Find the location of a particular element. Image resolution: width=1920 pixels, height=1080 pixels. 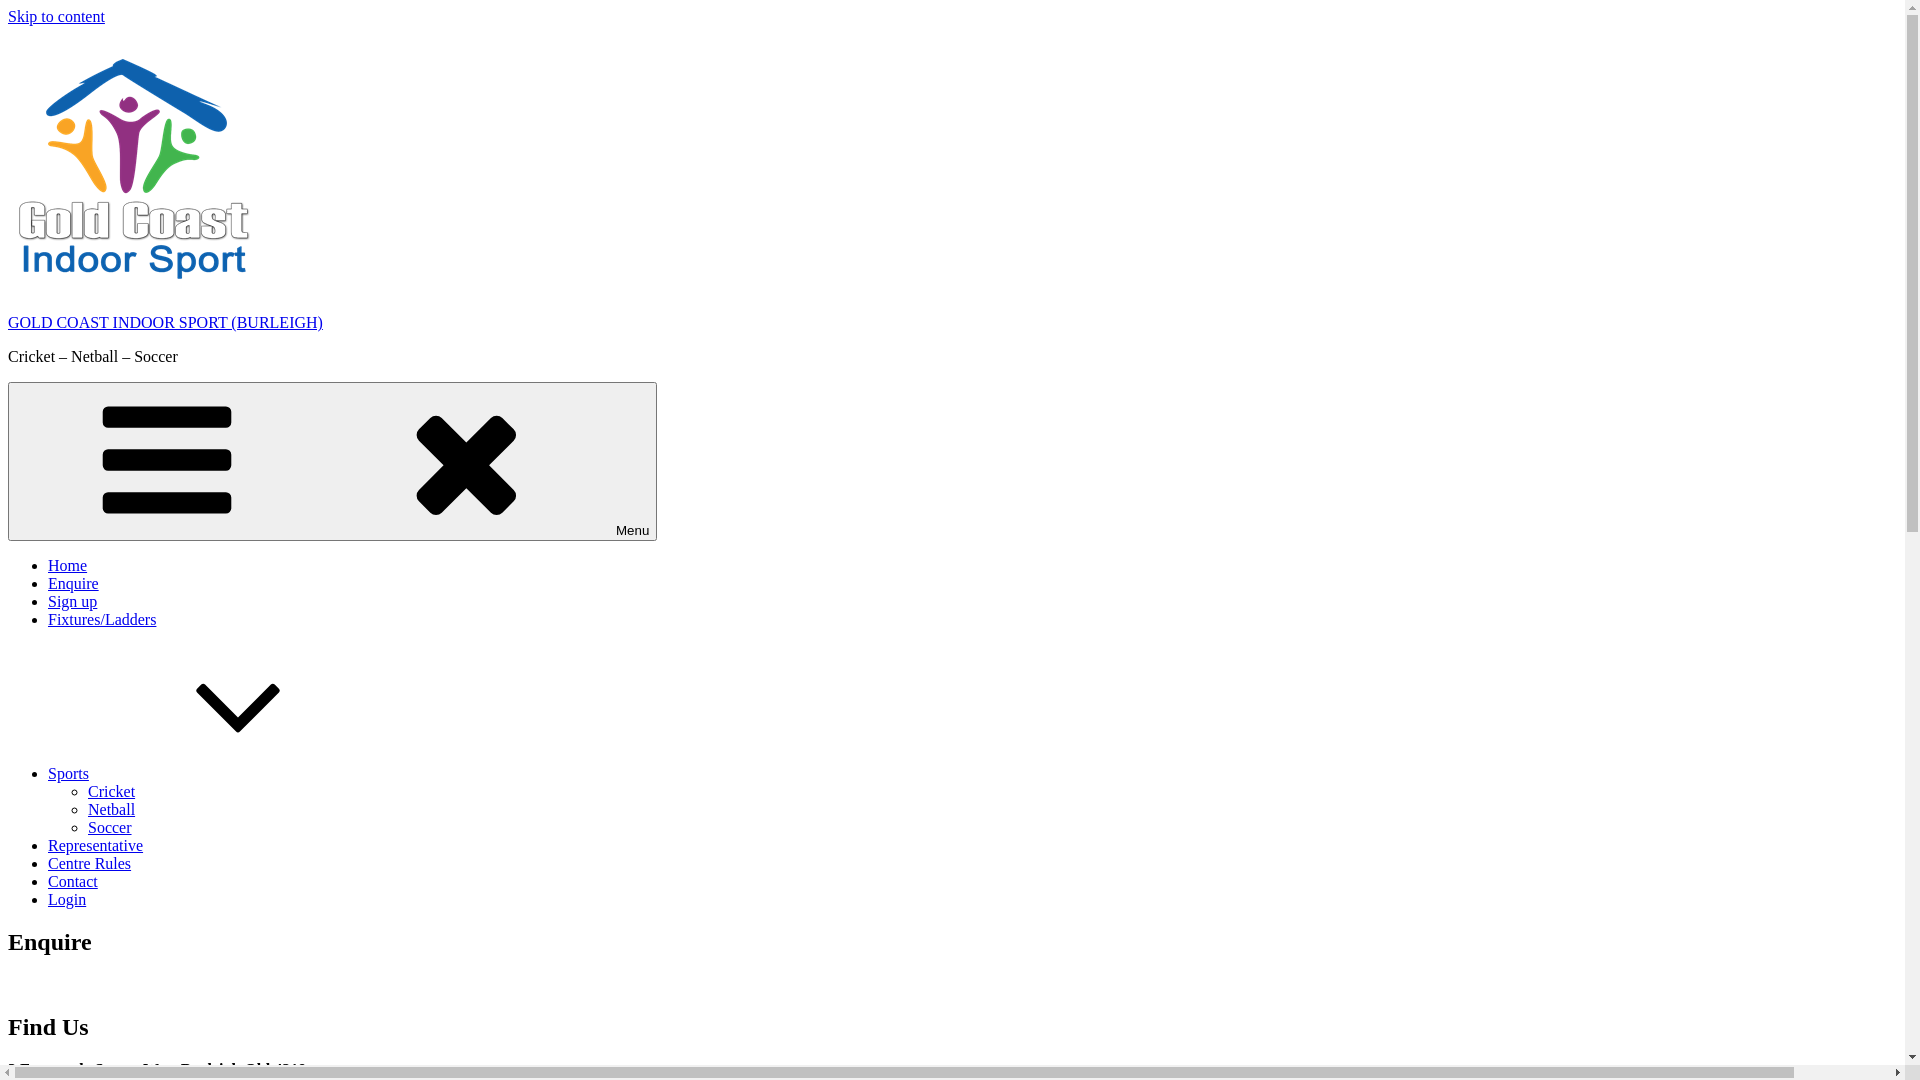

'Netball' is located at coordinates (86, 808).